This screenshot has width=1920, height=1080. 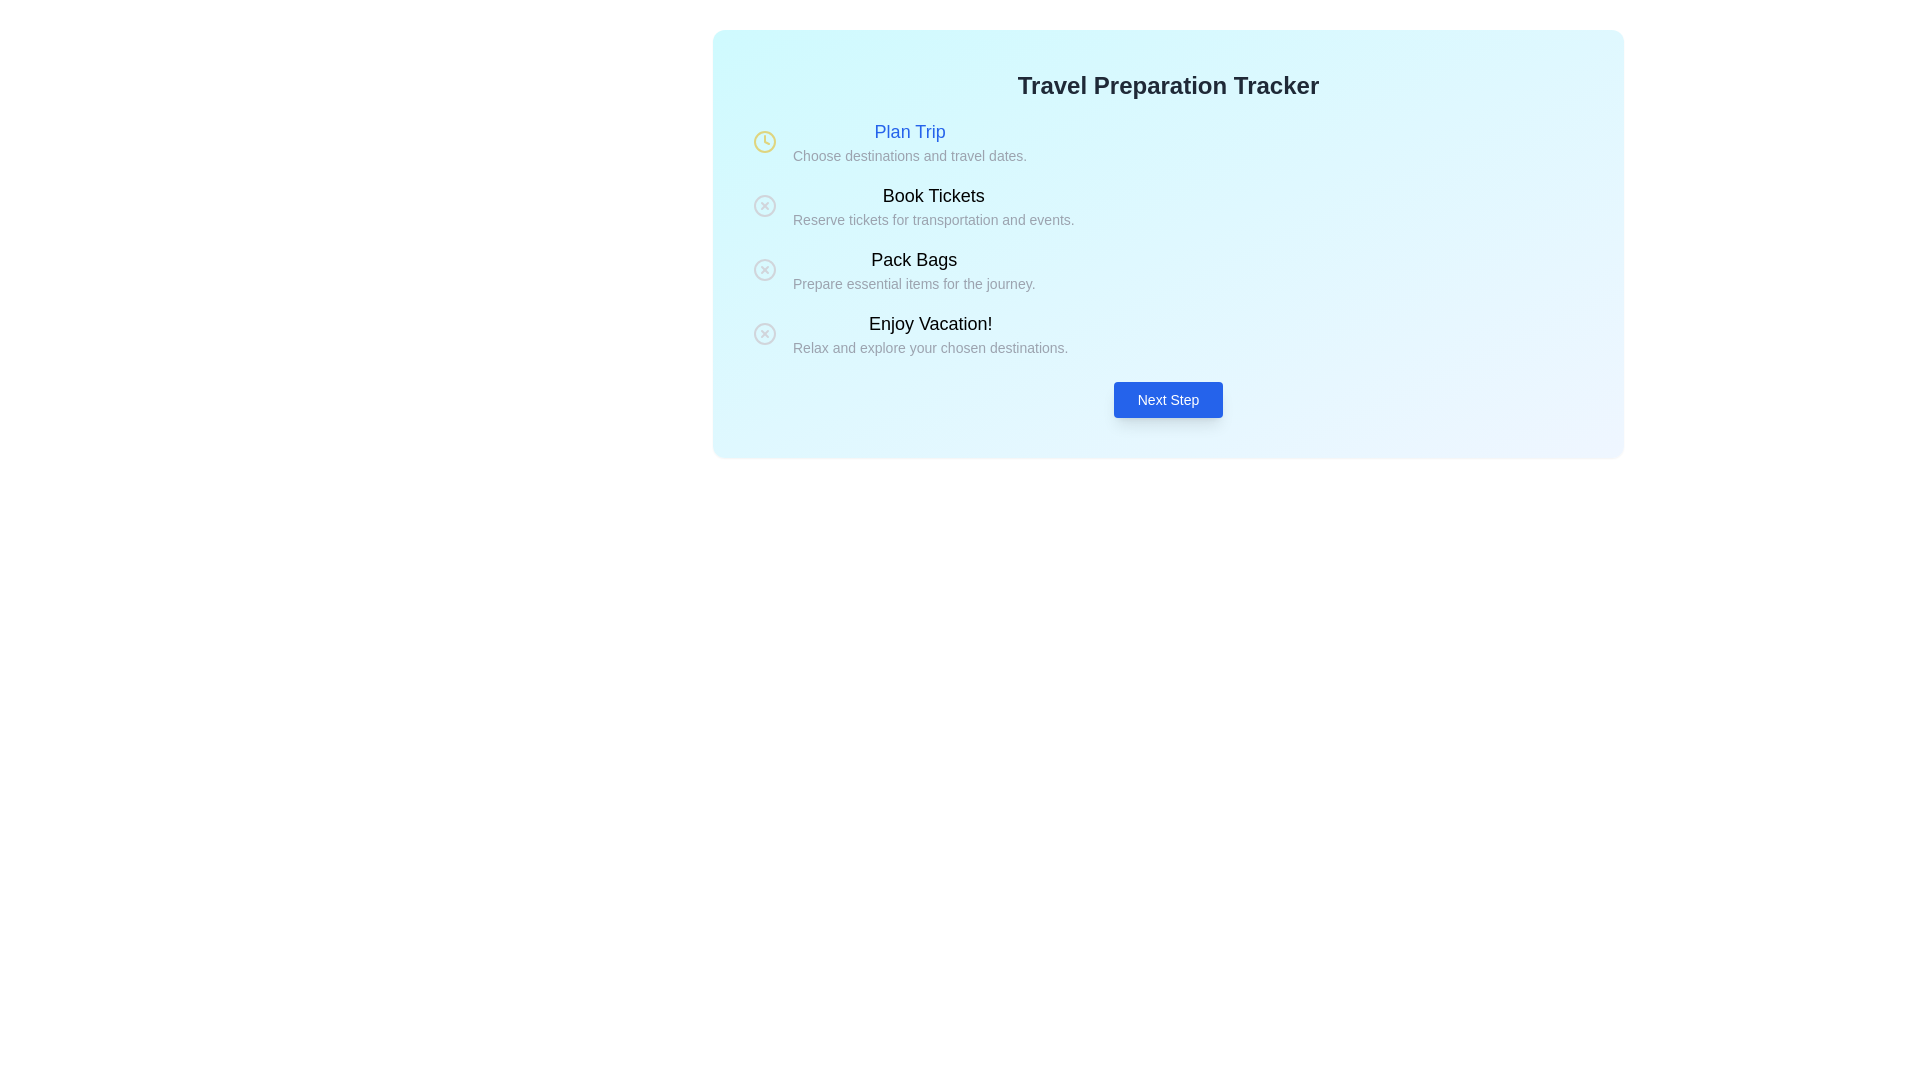 What do you see at coordinates (1168, 333) in the screenshot?
I see `the fourth informational block in the Travel Preparation Tracker that indicates completed milestones of the vacation phase` at bounding box center [1168, 333].